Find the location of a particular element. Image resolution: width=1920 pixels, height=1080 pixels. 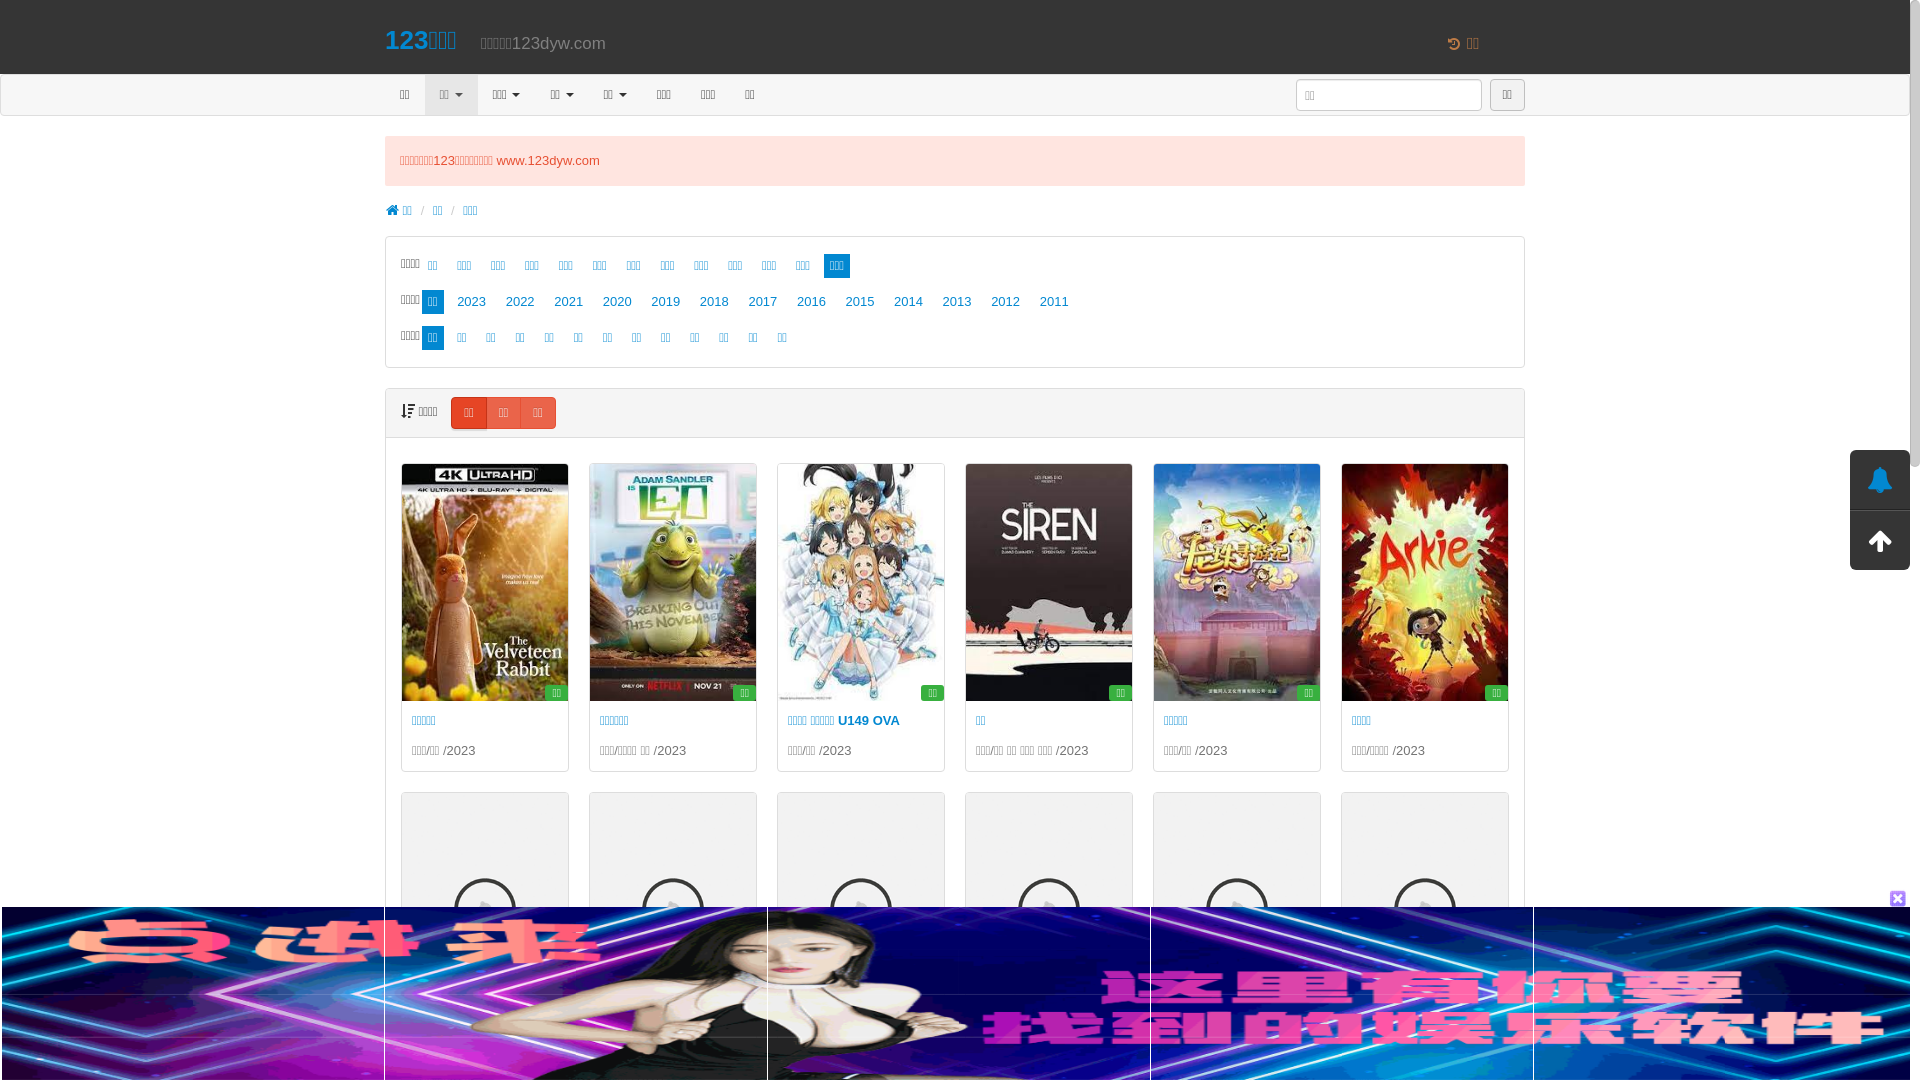

'2012' is located at coordinates (1005, 301).